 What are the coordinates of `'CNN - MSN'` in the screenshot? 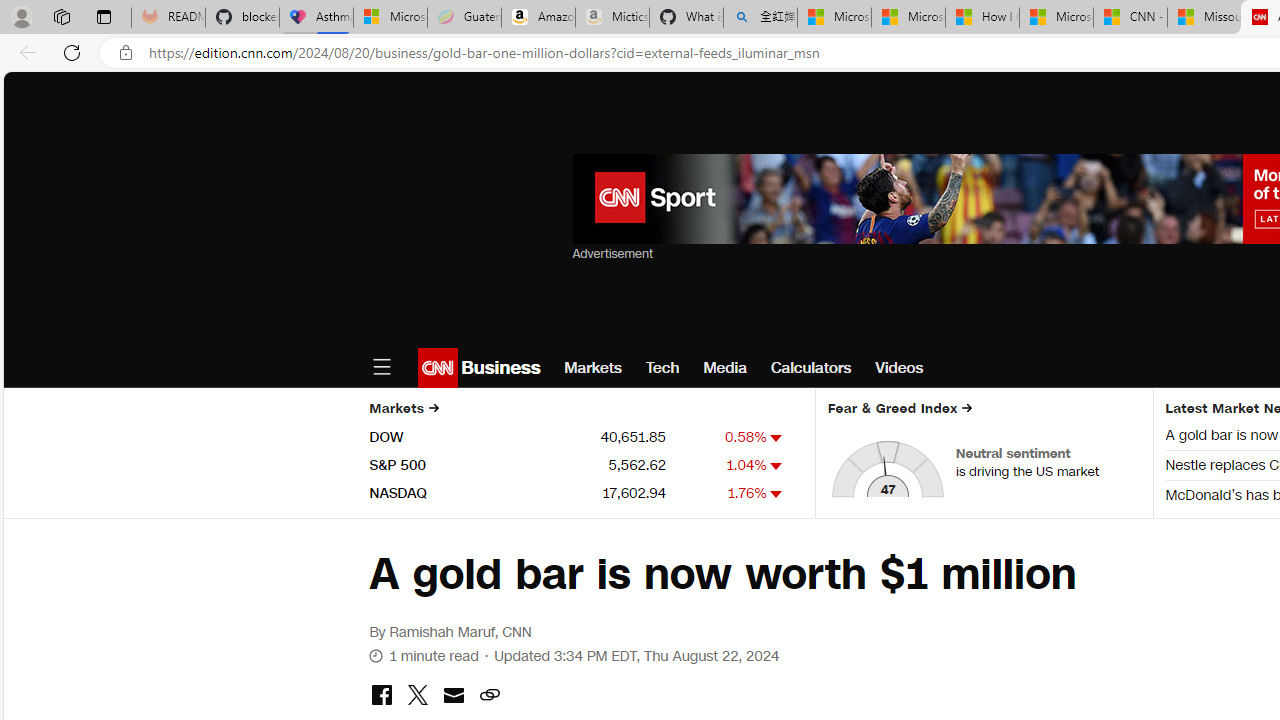 It's located at (1130, 17).